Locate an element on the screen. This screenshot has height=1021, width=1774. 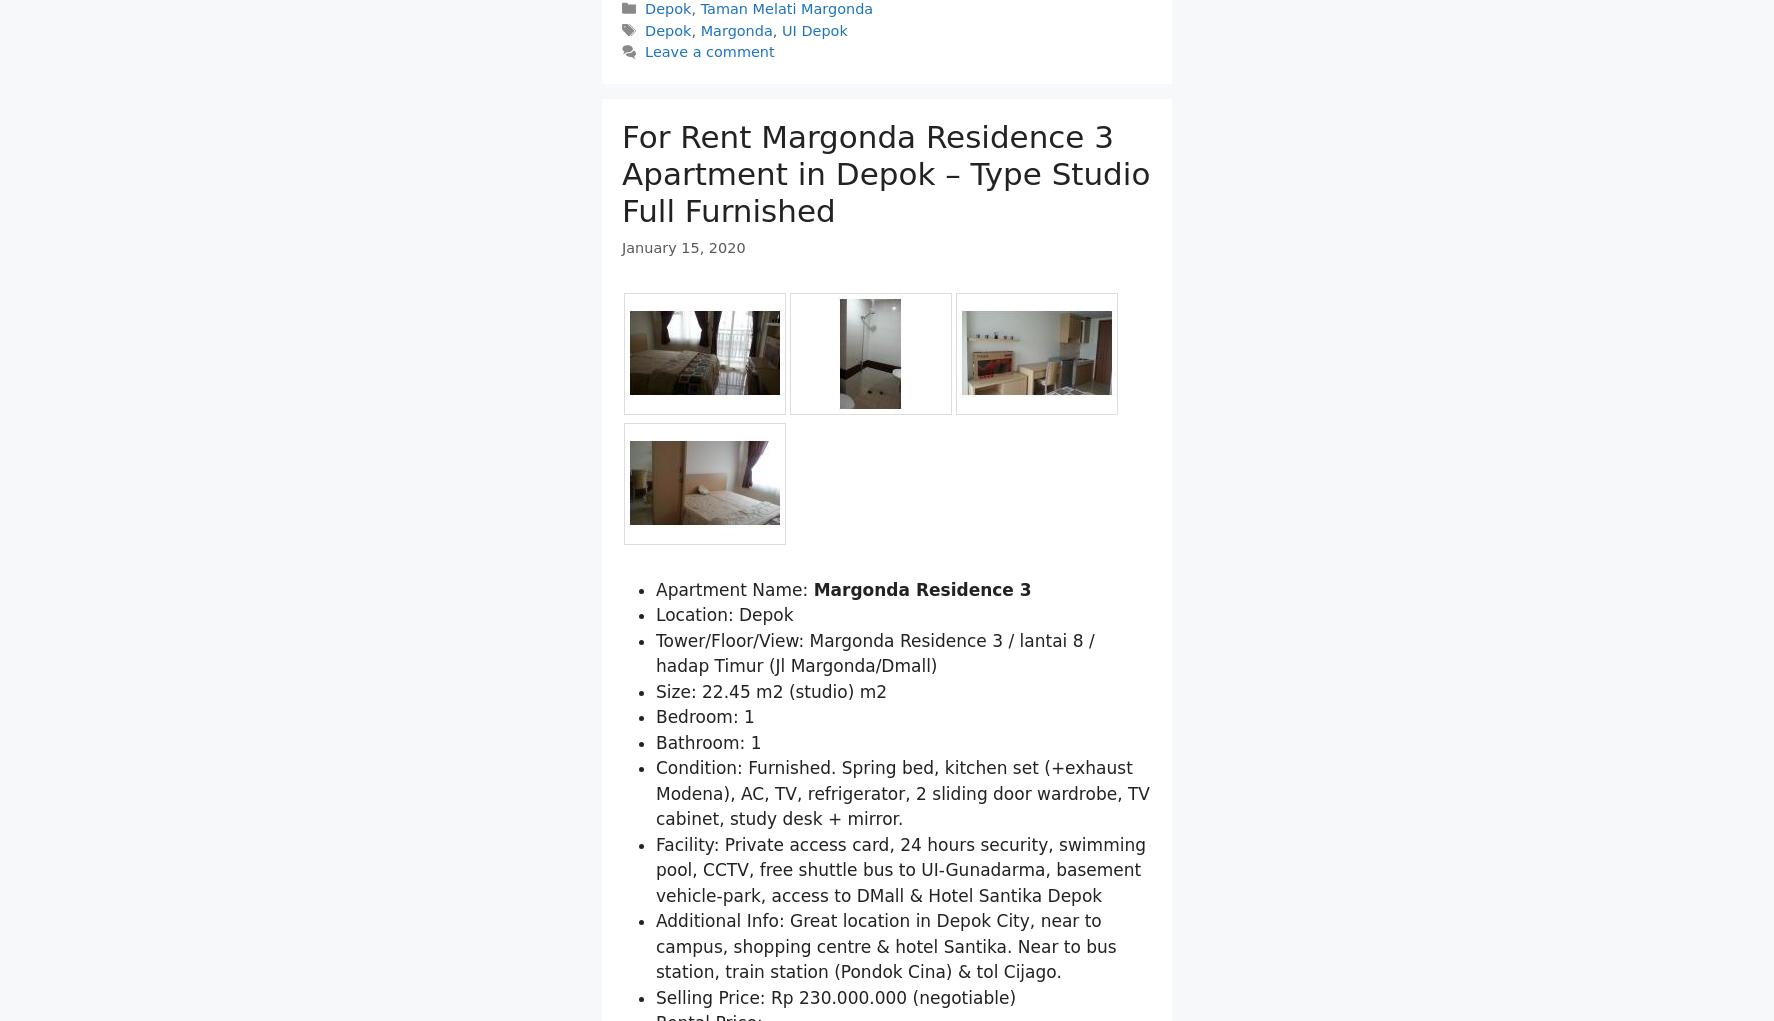
'UI Depok' is located at coordinates (814, 133).